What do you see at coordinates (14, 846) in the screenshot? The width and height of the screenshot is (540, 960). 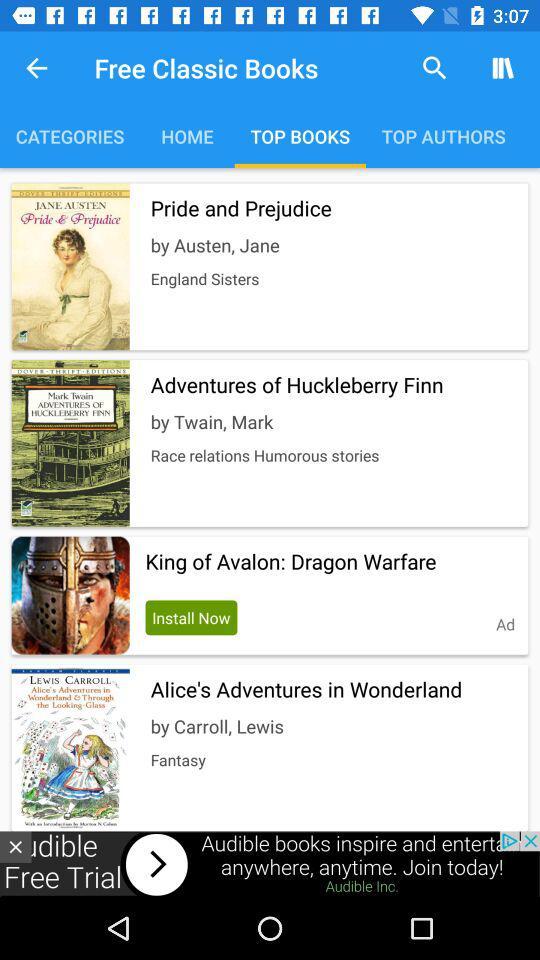 I see `advertisement` at bounding box center [14, 846].